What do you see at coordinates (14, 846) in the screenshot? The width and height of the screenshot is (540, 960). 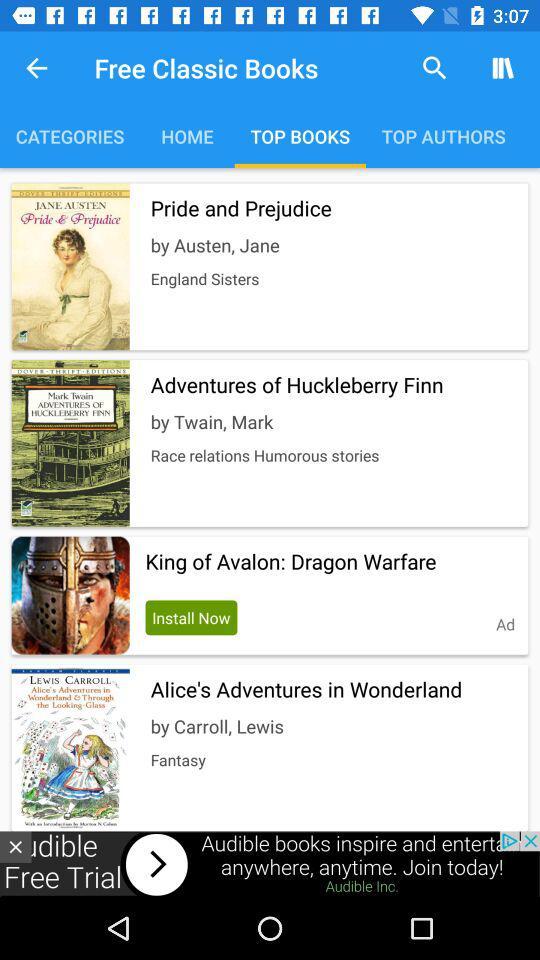 I see `advertisement` at bounding box center [14, 846].